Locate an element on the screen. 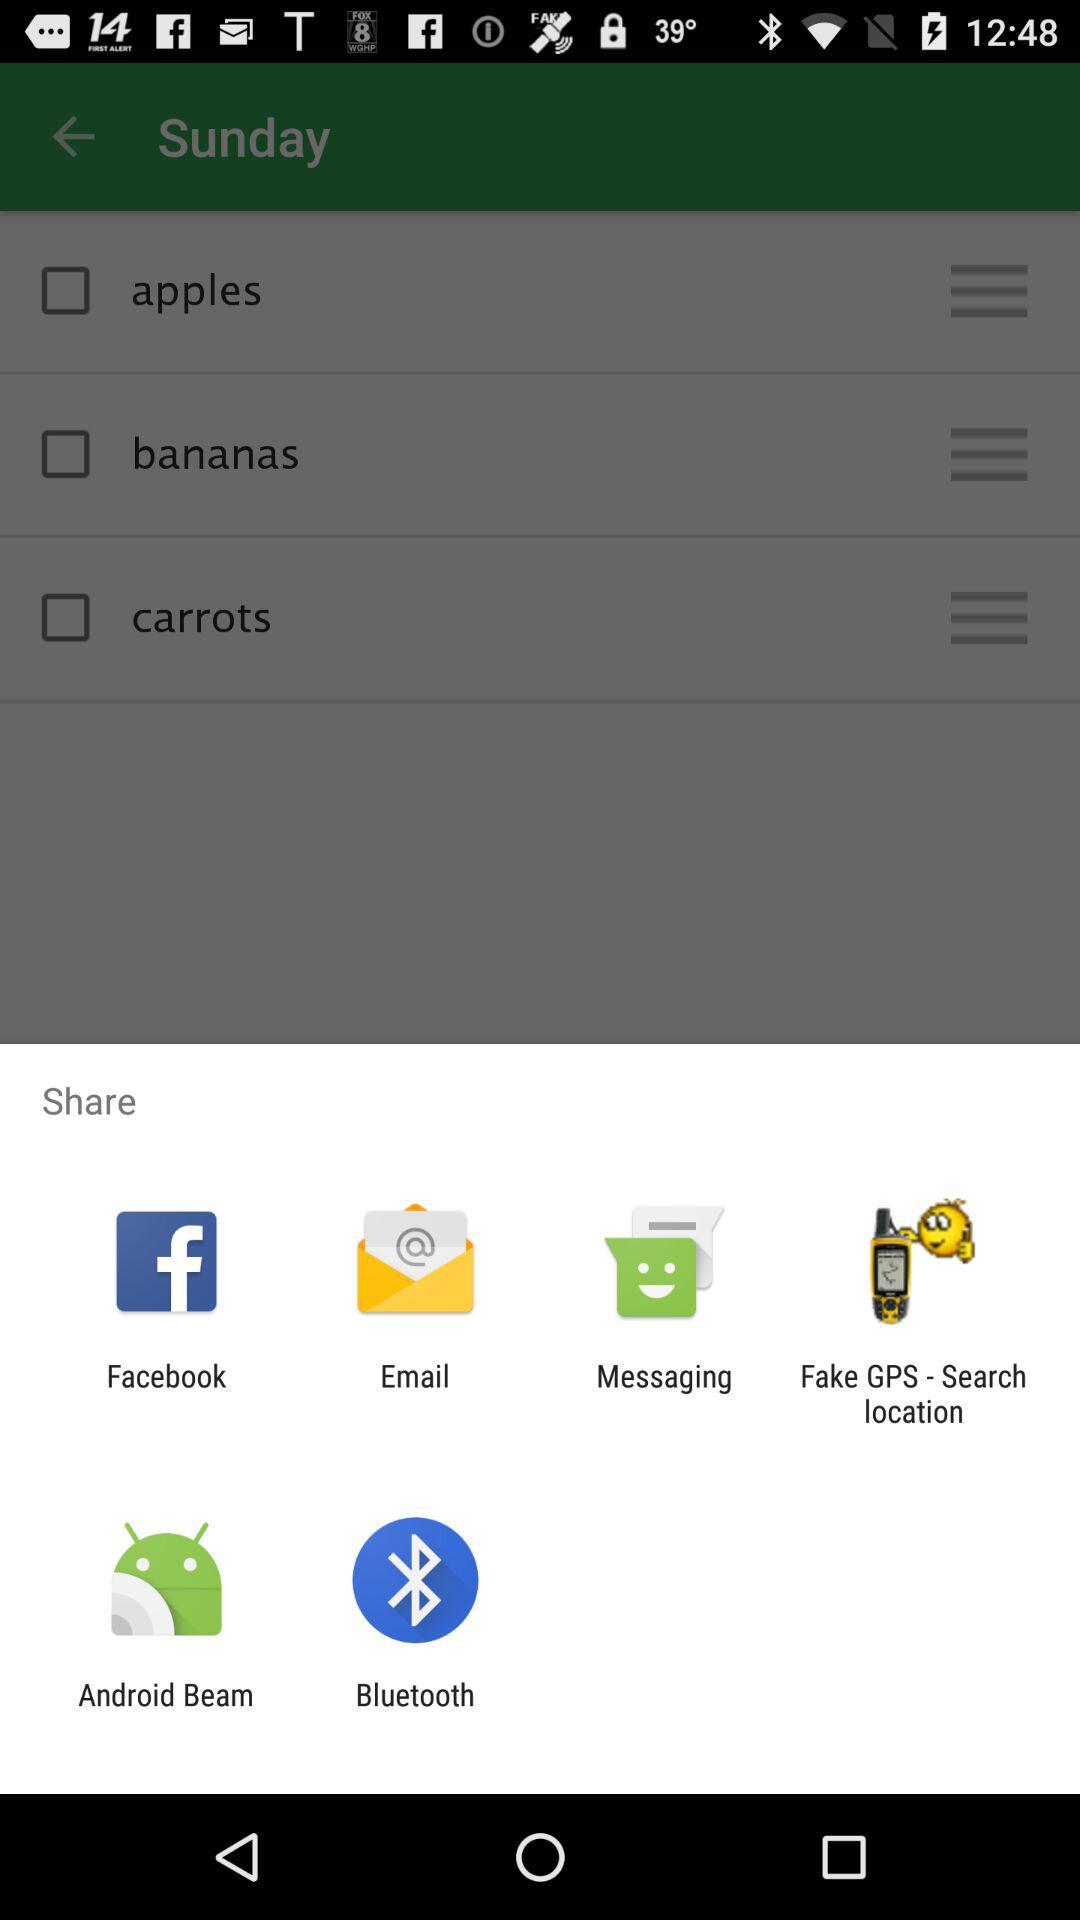 The width and height of the screenshot is (1080, 1920). android beam icon is located at coordinates (165, 1711).